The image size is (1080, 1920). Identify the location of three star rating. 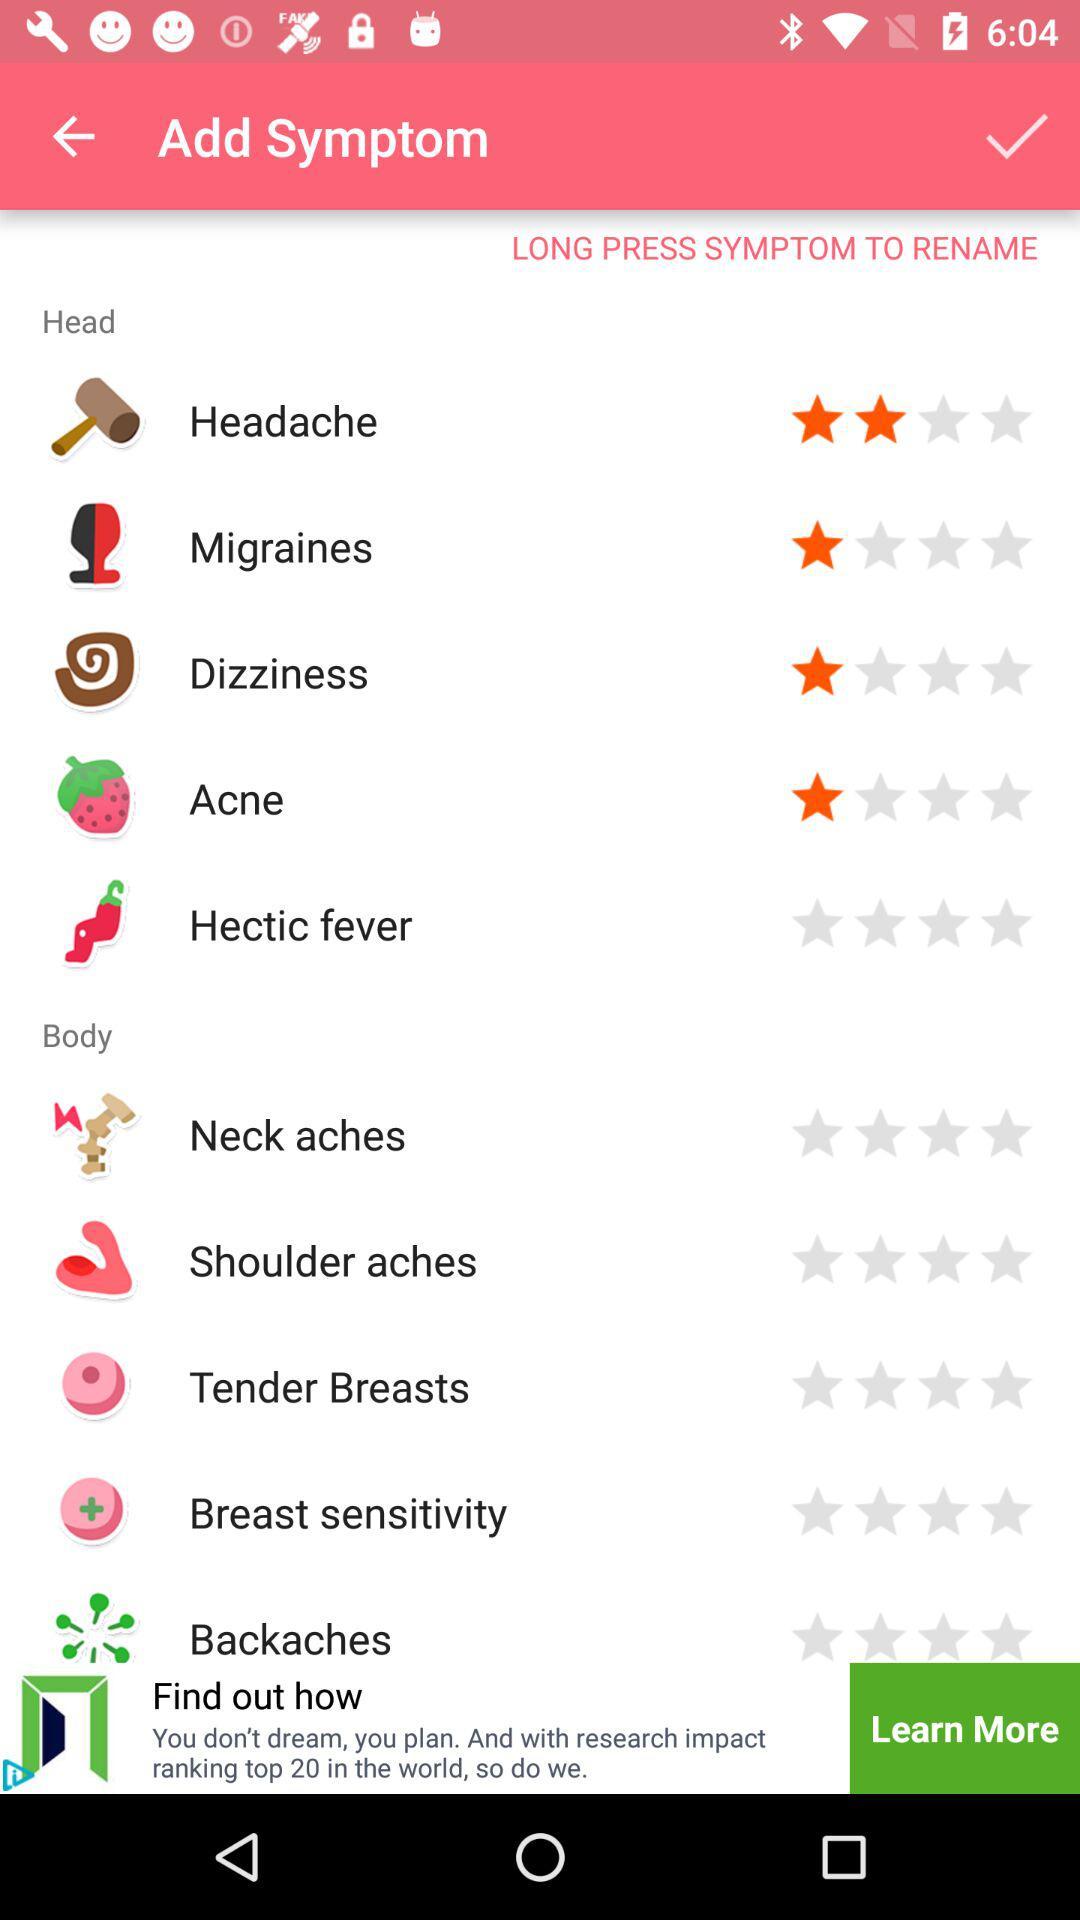
(943, 1512).